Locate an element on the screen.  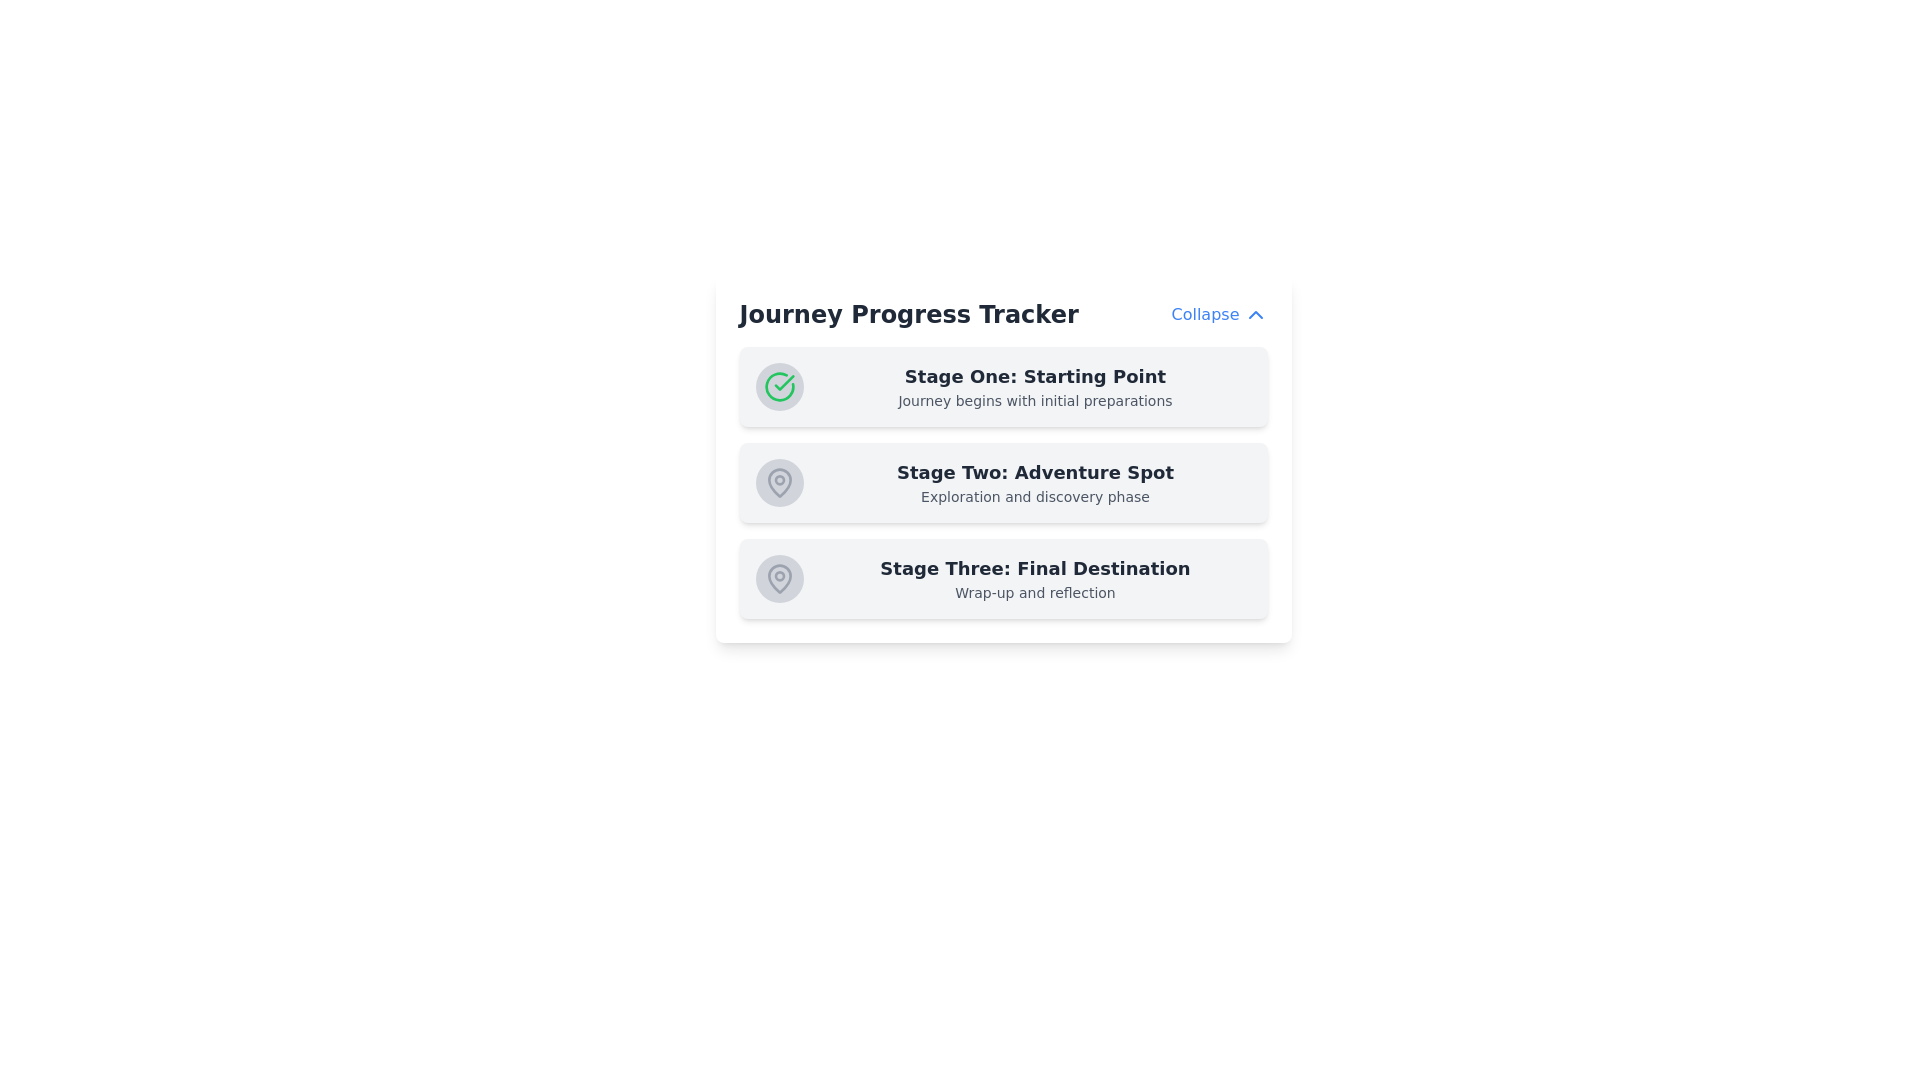
the circular icon button with a light gray background and a darker gray map-pin icon, located at the leftmost side of the row labeled 'Stage Three: Final Destination Wrap-up and reflection.' is located at coordinates (778, 578).